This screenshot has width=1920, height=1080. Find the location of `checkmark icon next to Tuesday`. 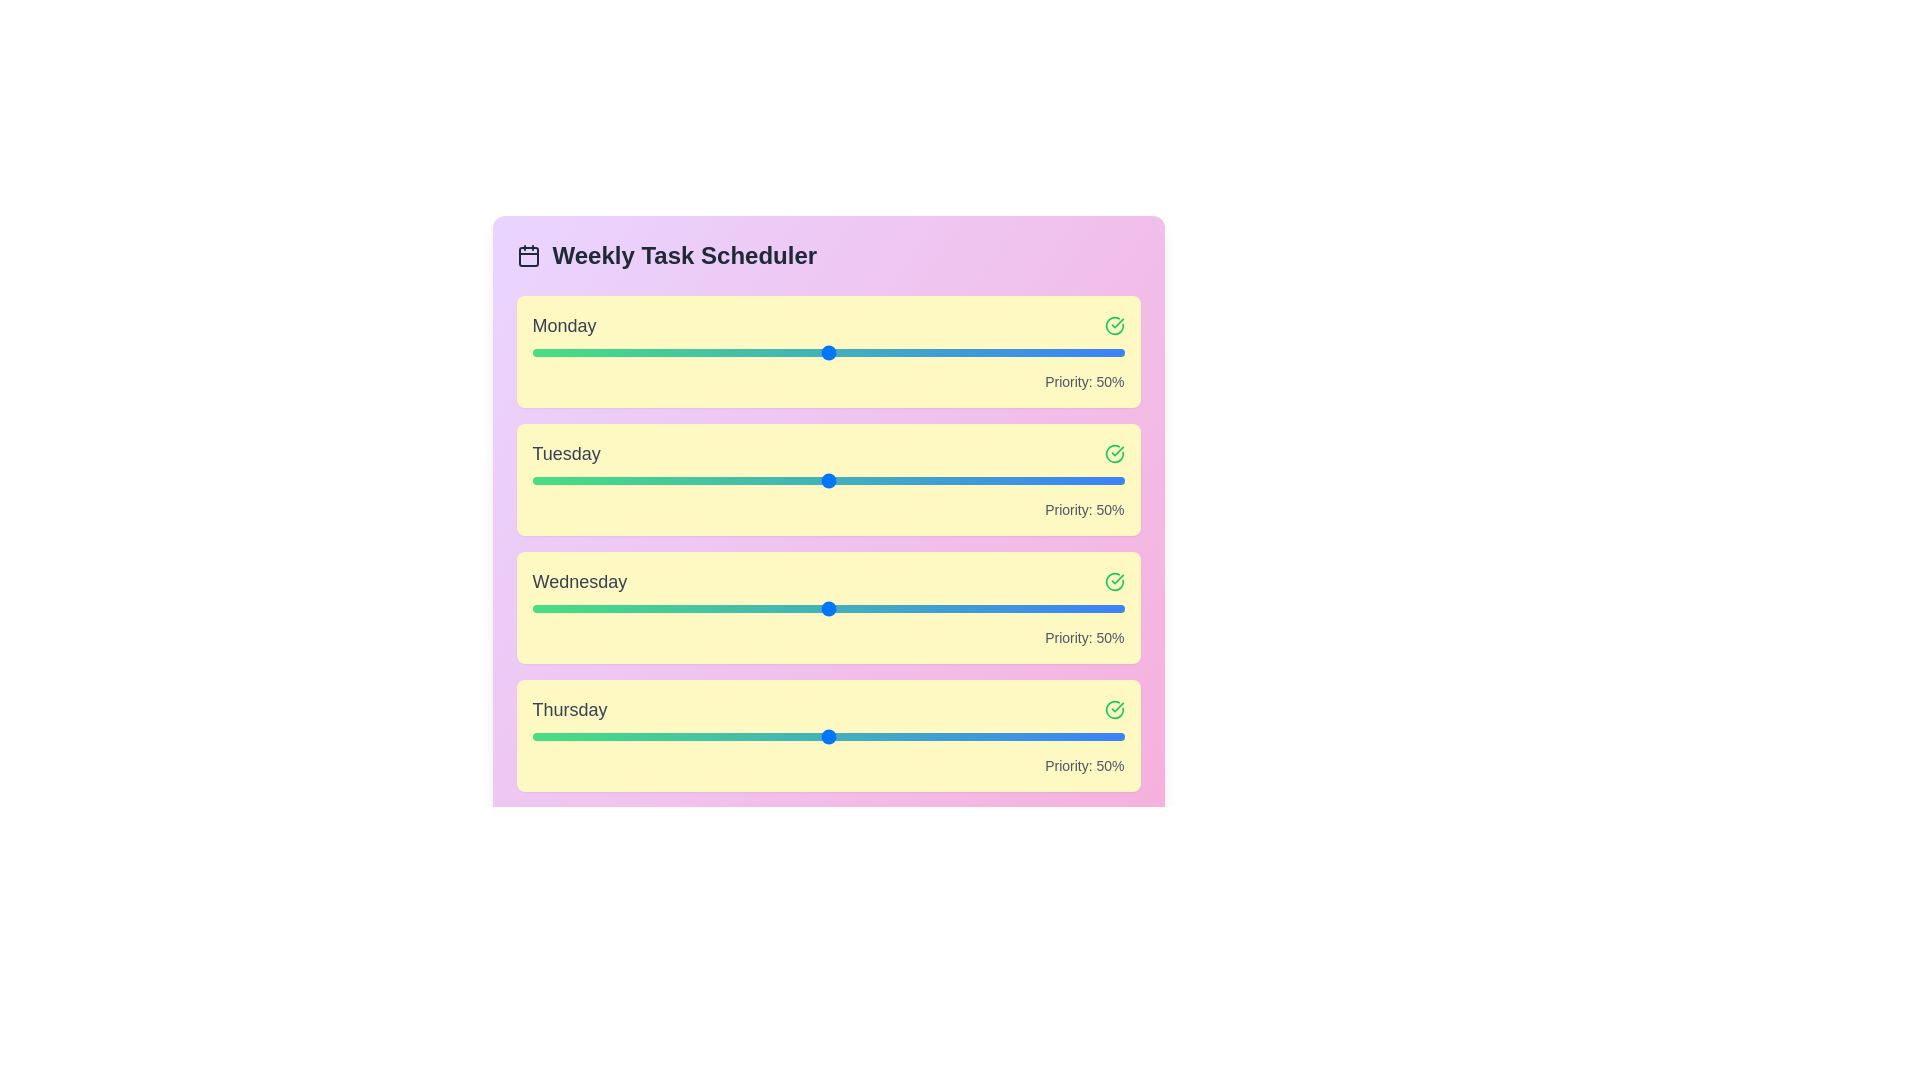

checkmark icon next to Tuesday is located at coordinates (1113, 454).